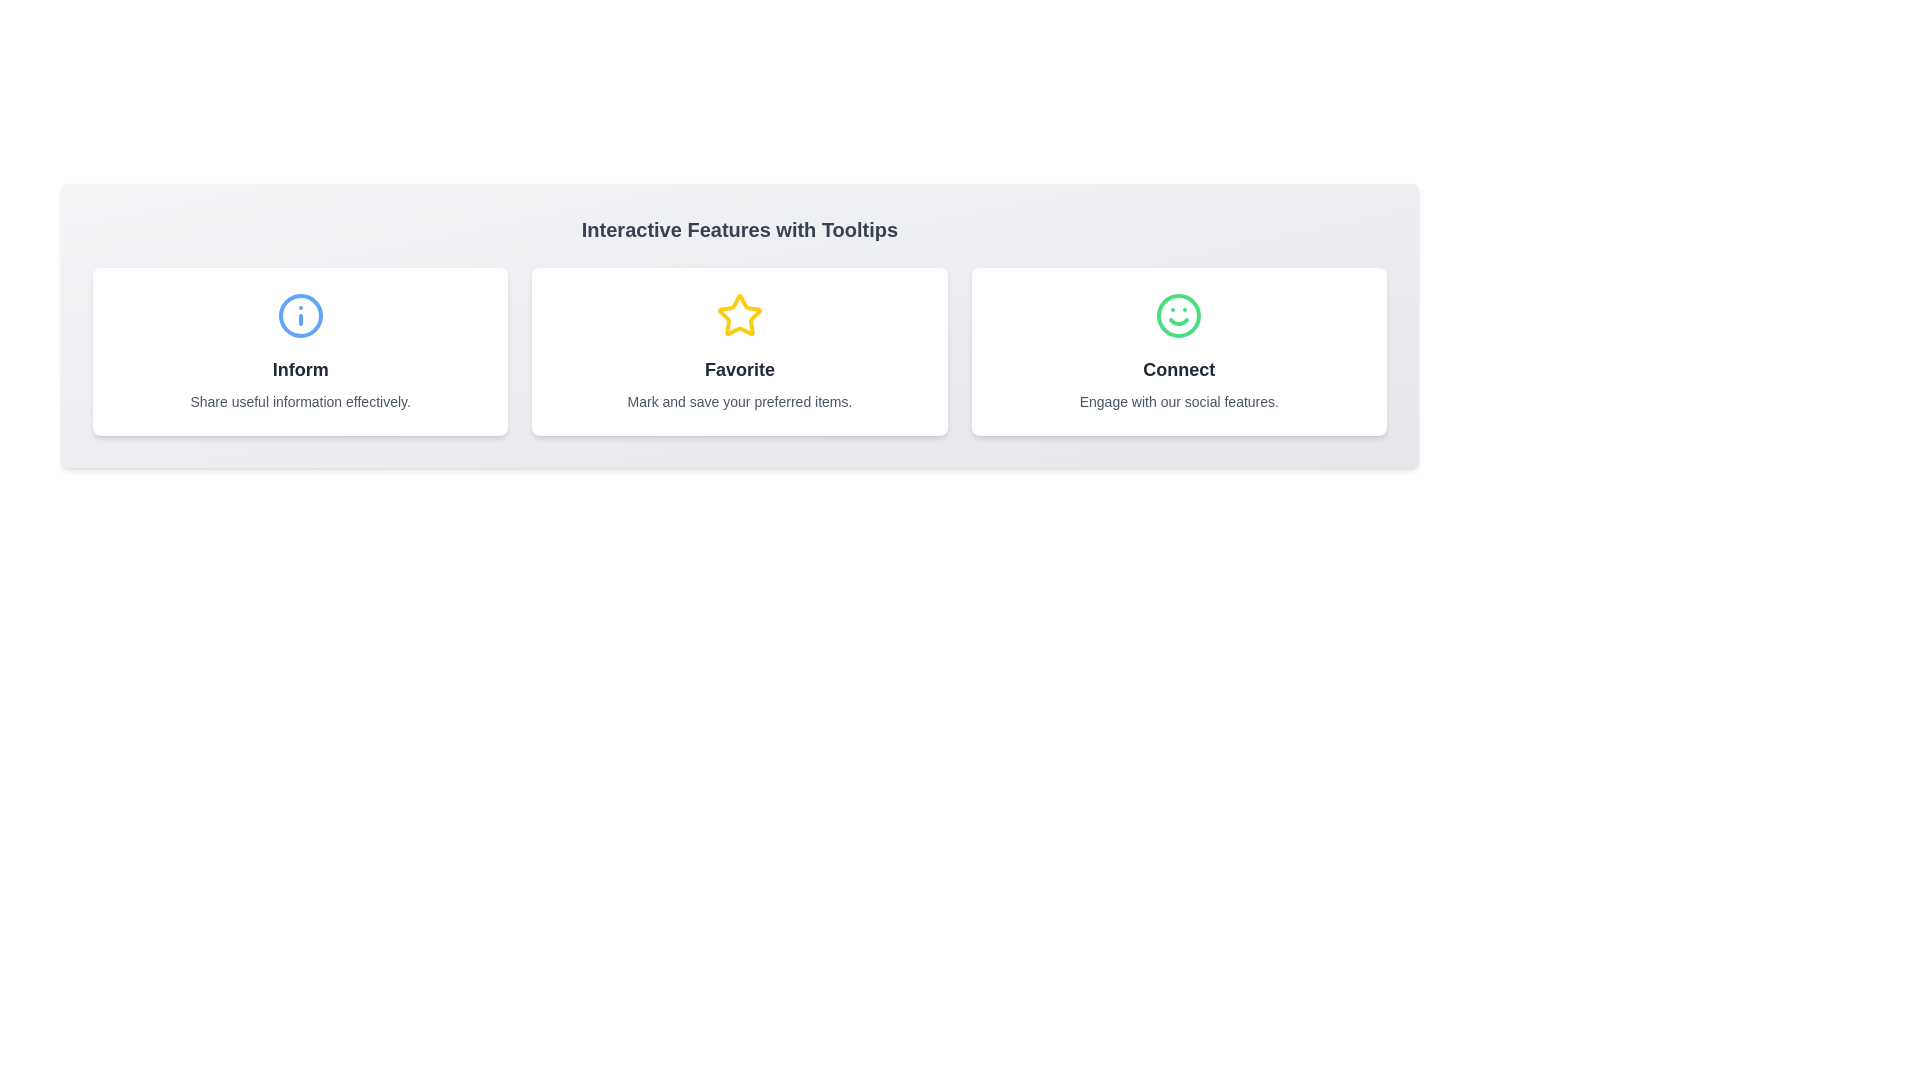 This screenshot has height=1080, width=1920. Describe the element at coordinates (299, 401) in the screenshot. I see `the text label containing the message 'Share useful information effectively.' which is located in the informational card titled 'Inform' in the leftmost section of the layout` at that location.